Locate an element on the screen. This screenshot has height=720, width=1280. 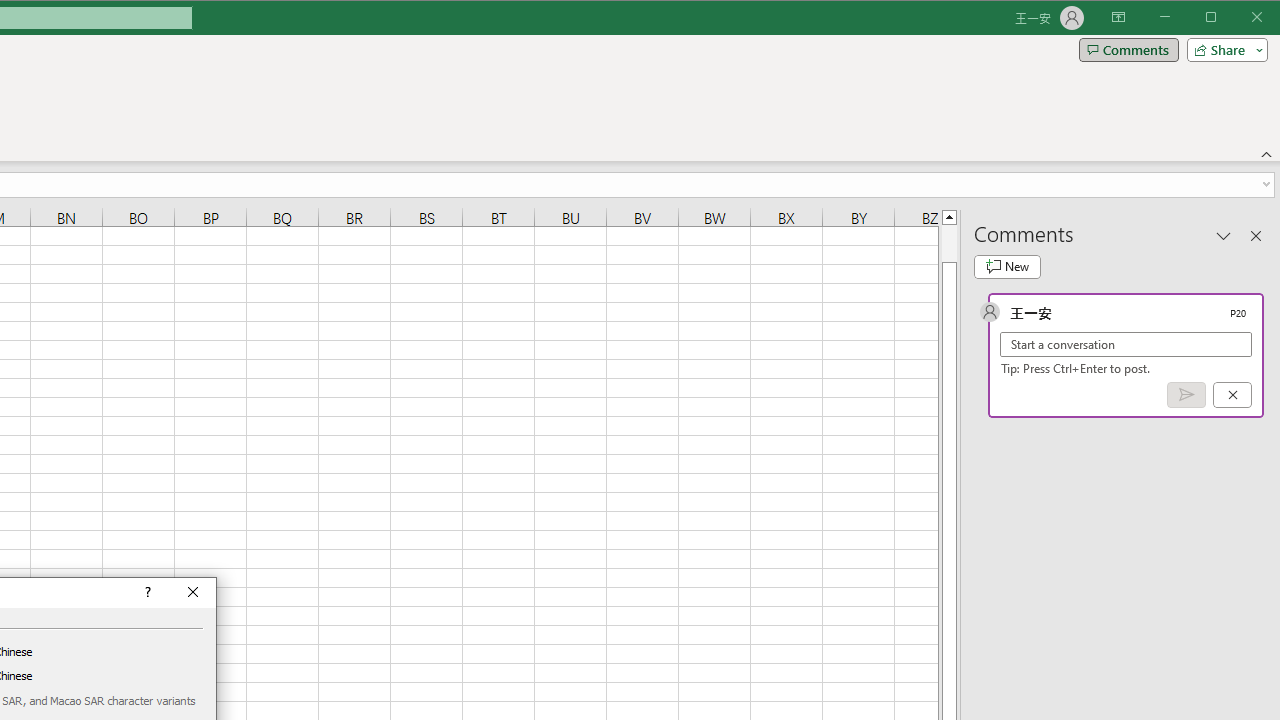
'Maximize' is located at coordinates (1238, 19).